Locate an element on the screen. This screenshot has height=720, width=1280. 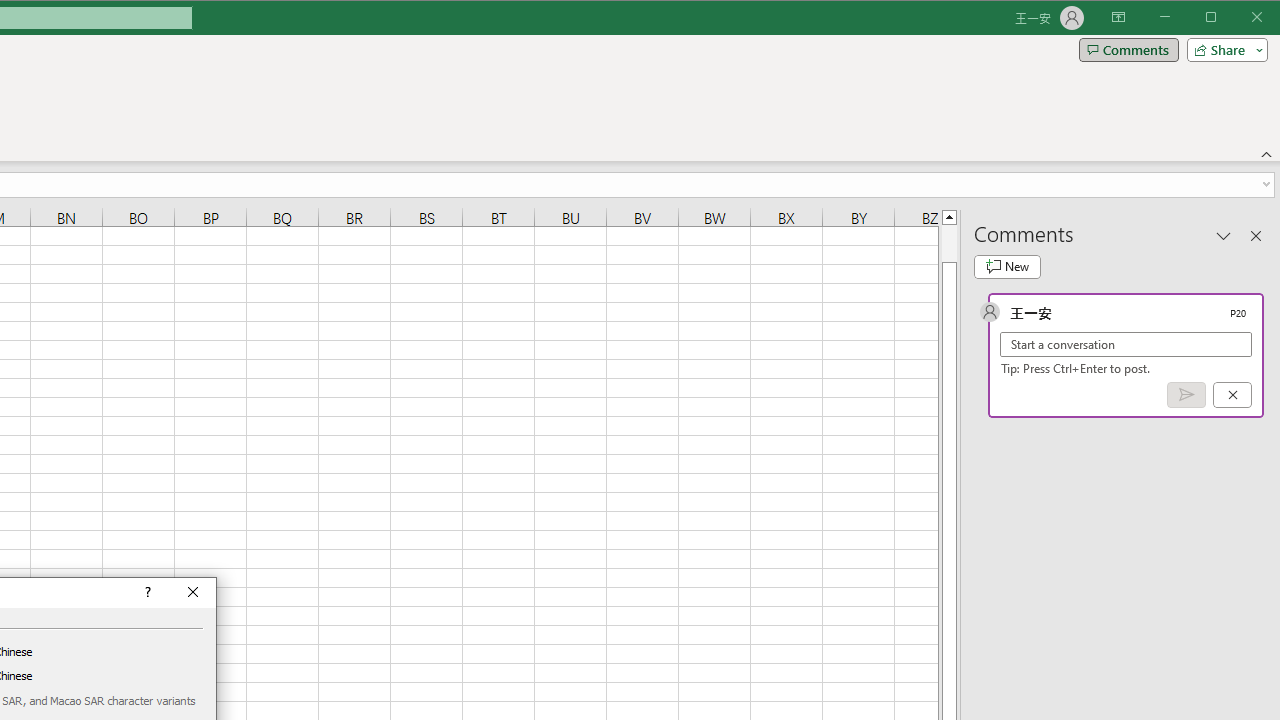
'Maximize' is located at coordinates (1238, 19).